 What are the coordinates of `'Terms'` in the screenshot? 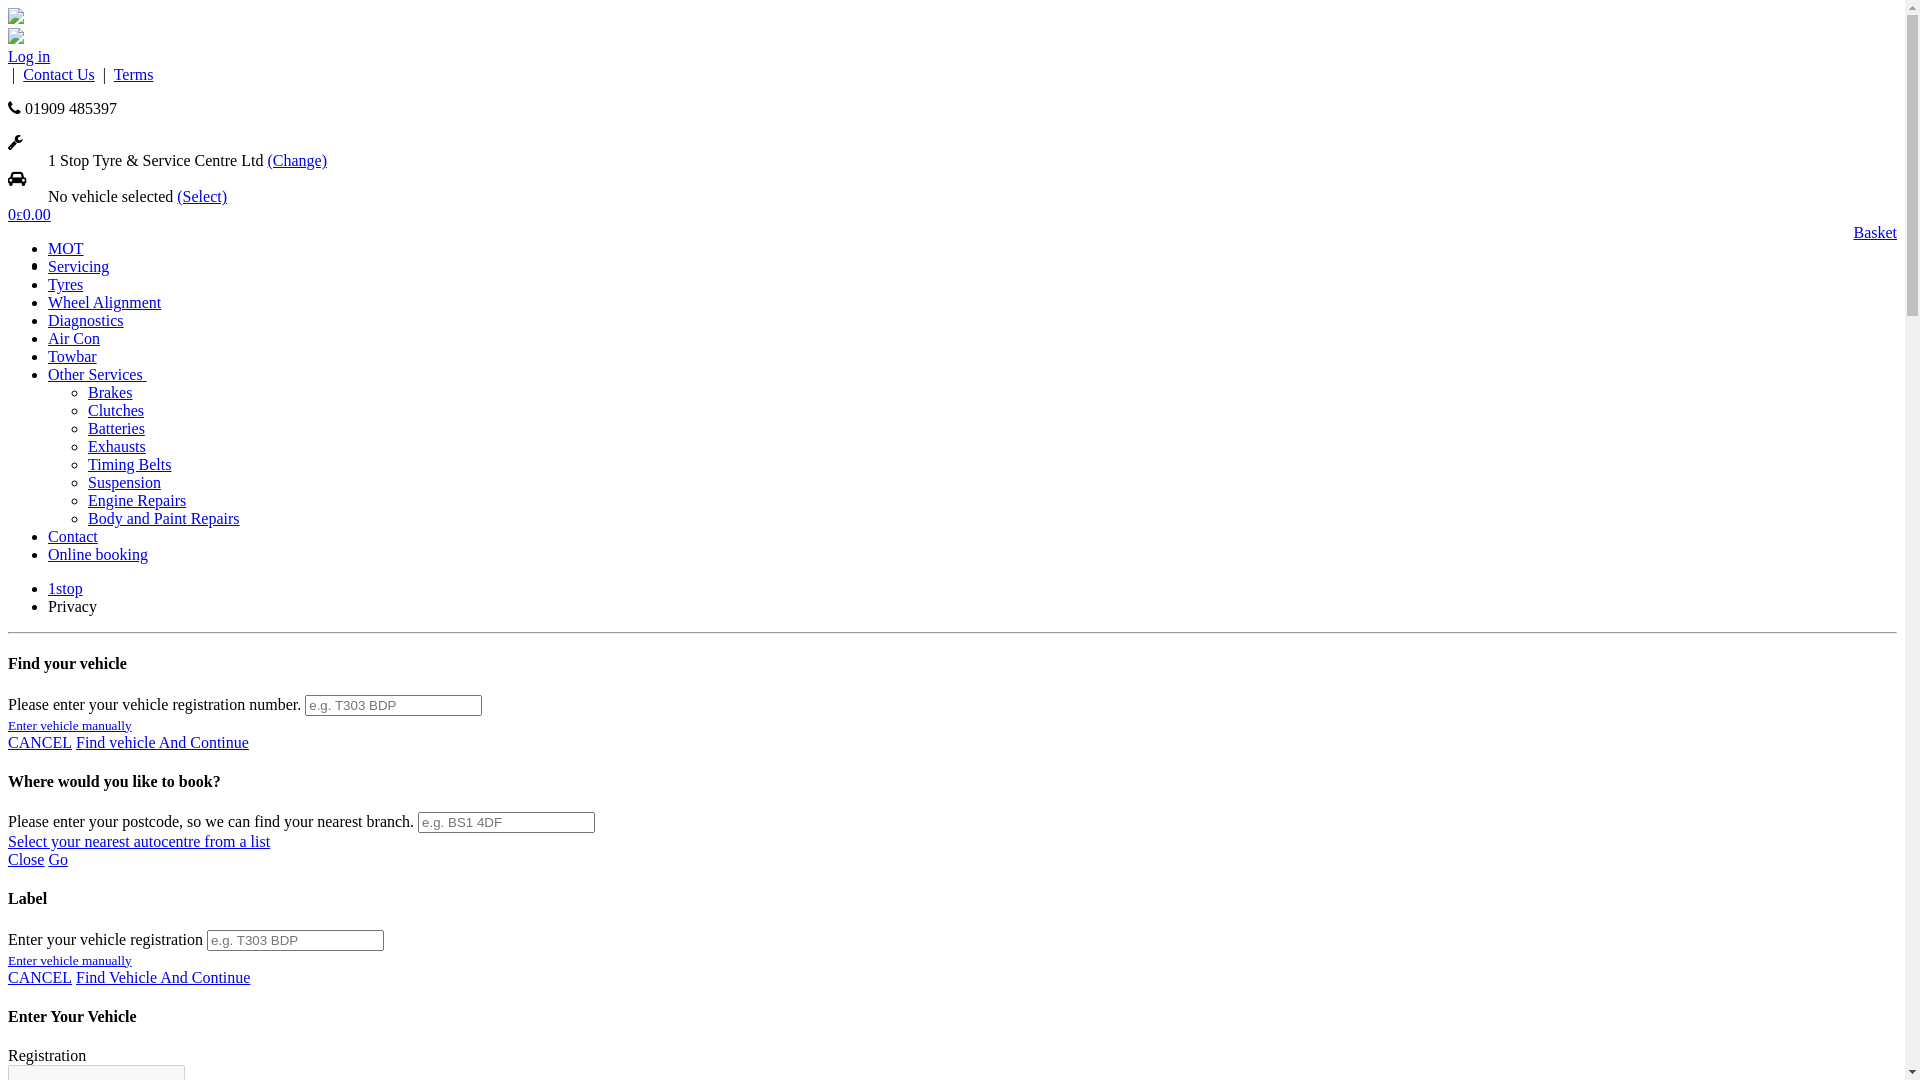 It's located at (113, 73).